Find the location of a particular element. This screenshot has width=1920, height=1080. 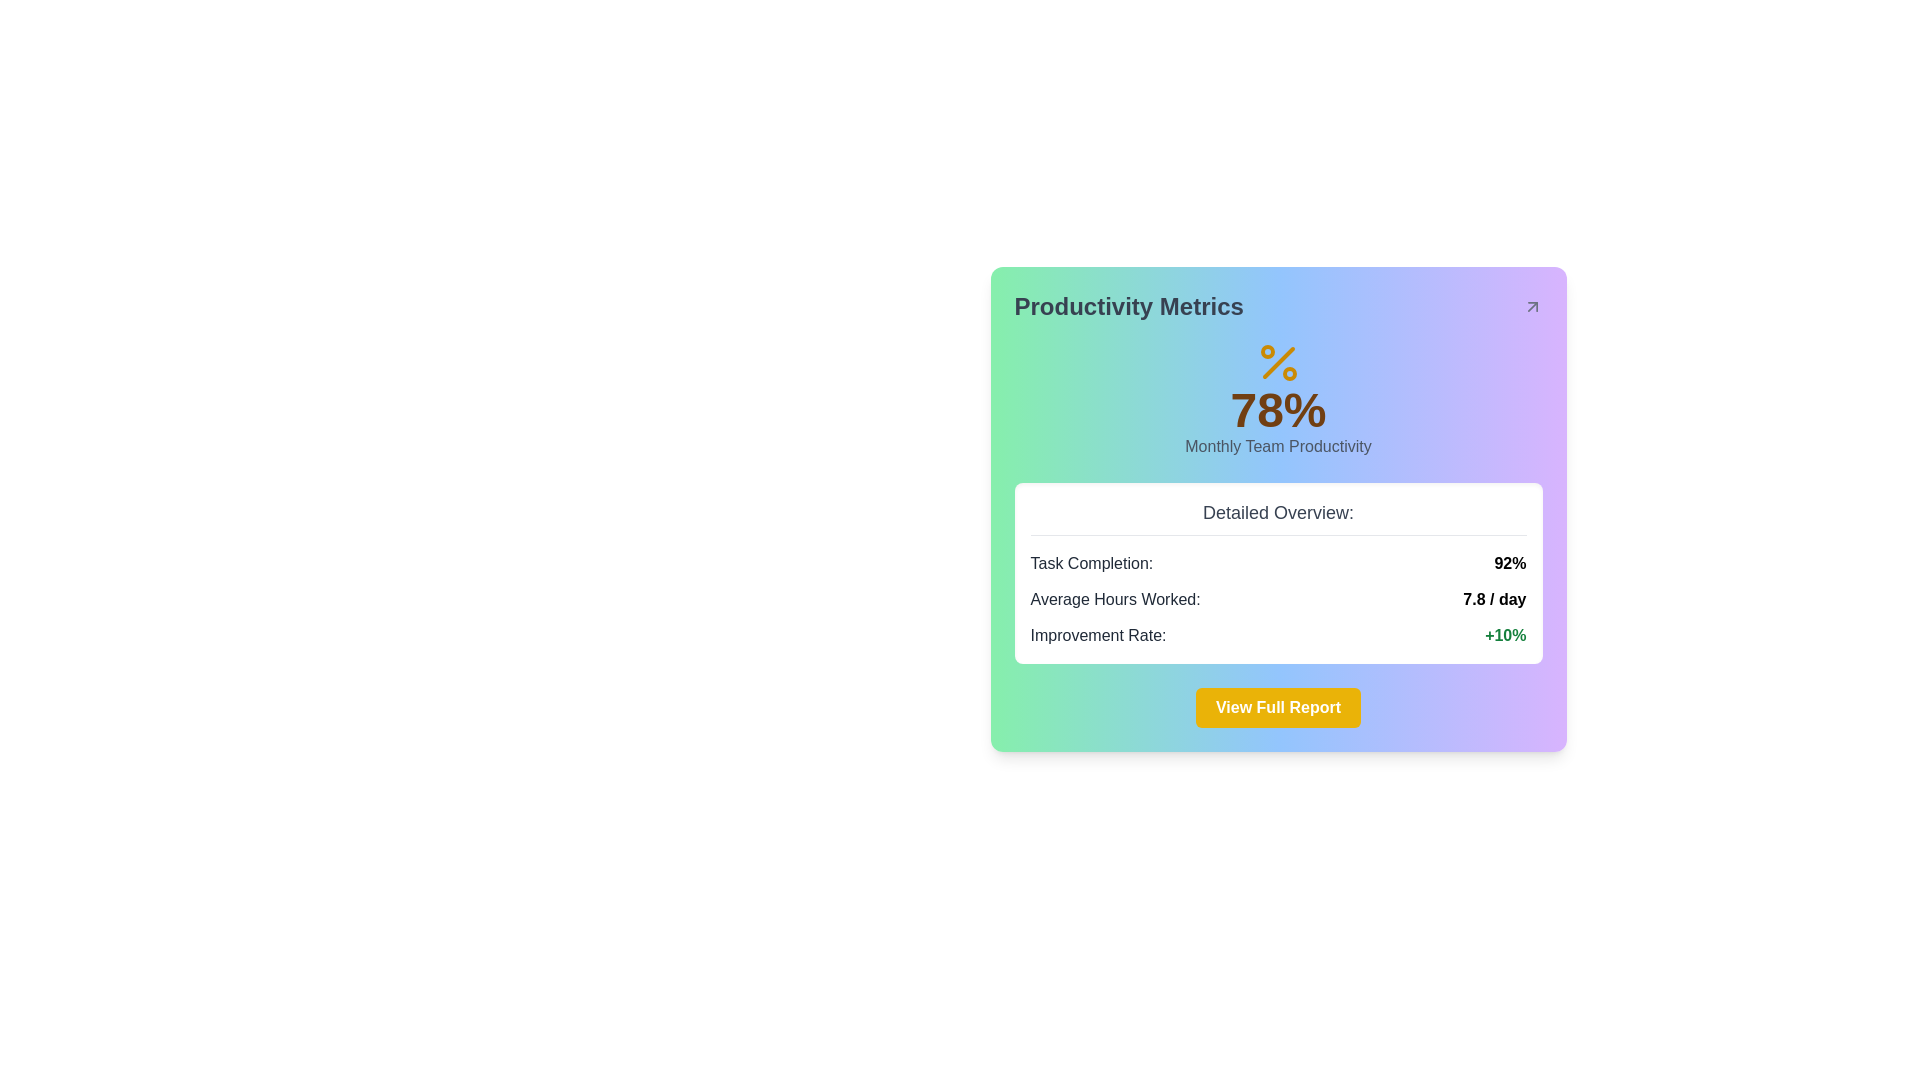

the static text displaying the average number of hours worked per day, which shows '7.8 / day' located to the right of 'Average Hours Worked:' in the 'Detailed Overview' panel is located at coordinates (1494, 599).